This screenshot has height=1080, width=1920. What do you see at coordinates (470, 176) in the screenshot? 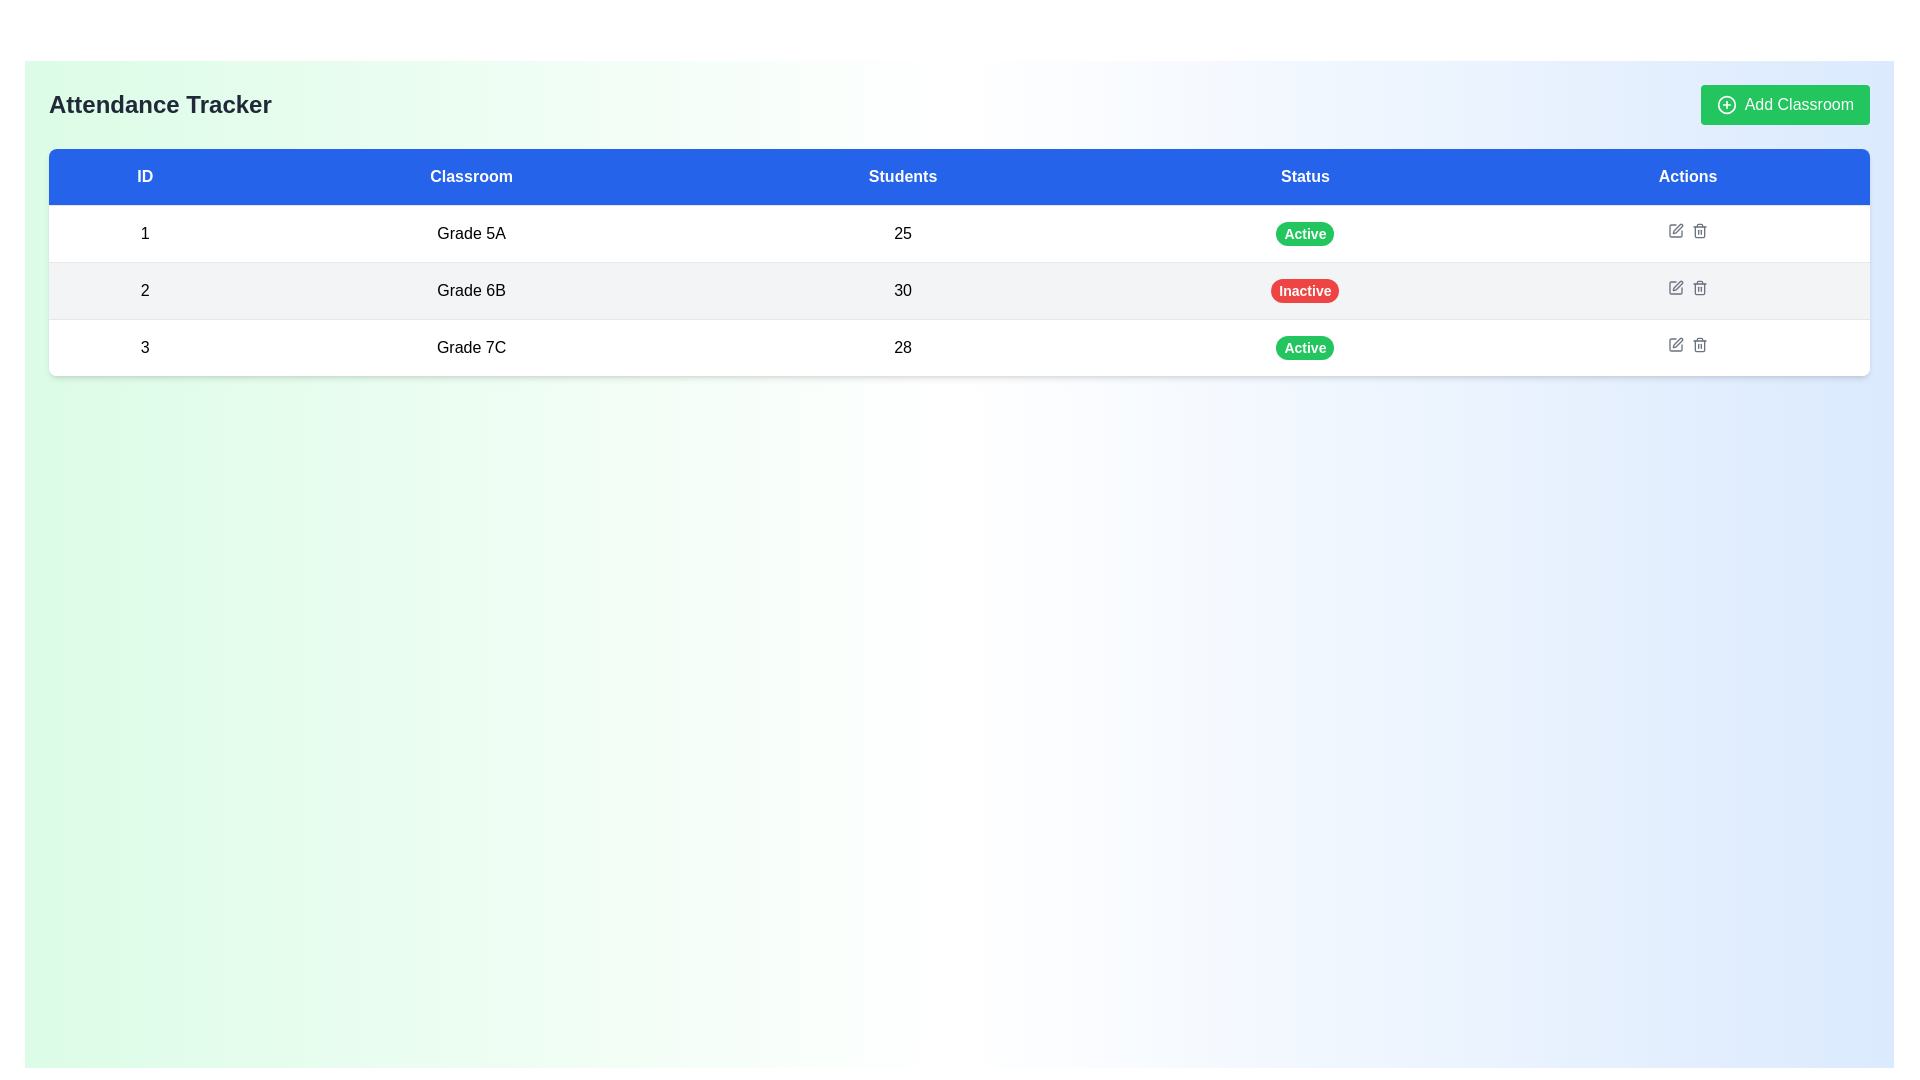
I see `the 'Classroom' column header in the table, which is the second column heading located between the 'ID' and 'Students' column headings` at bounding box center [470, 176].